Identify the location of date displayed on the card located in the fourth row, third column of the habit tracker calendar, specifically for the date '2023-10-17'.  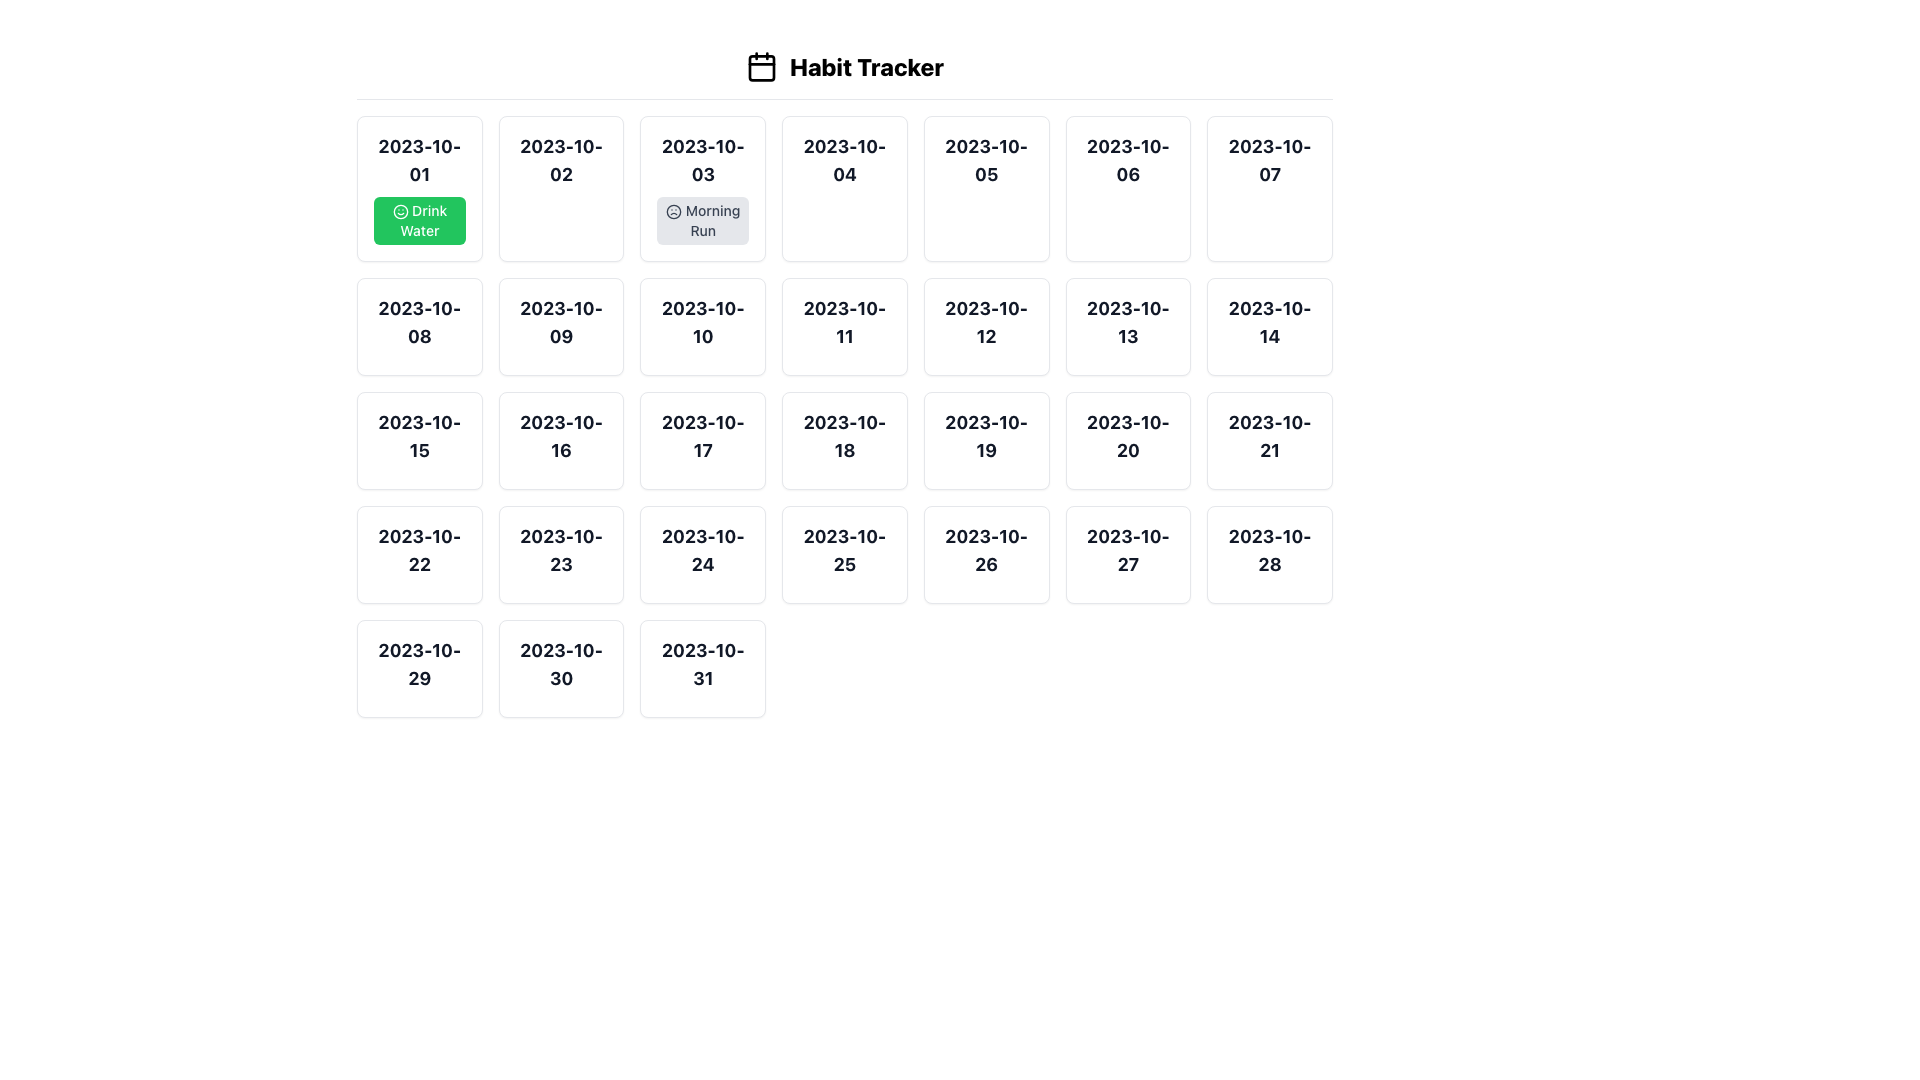
(703, 439).